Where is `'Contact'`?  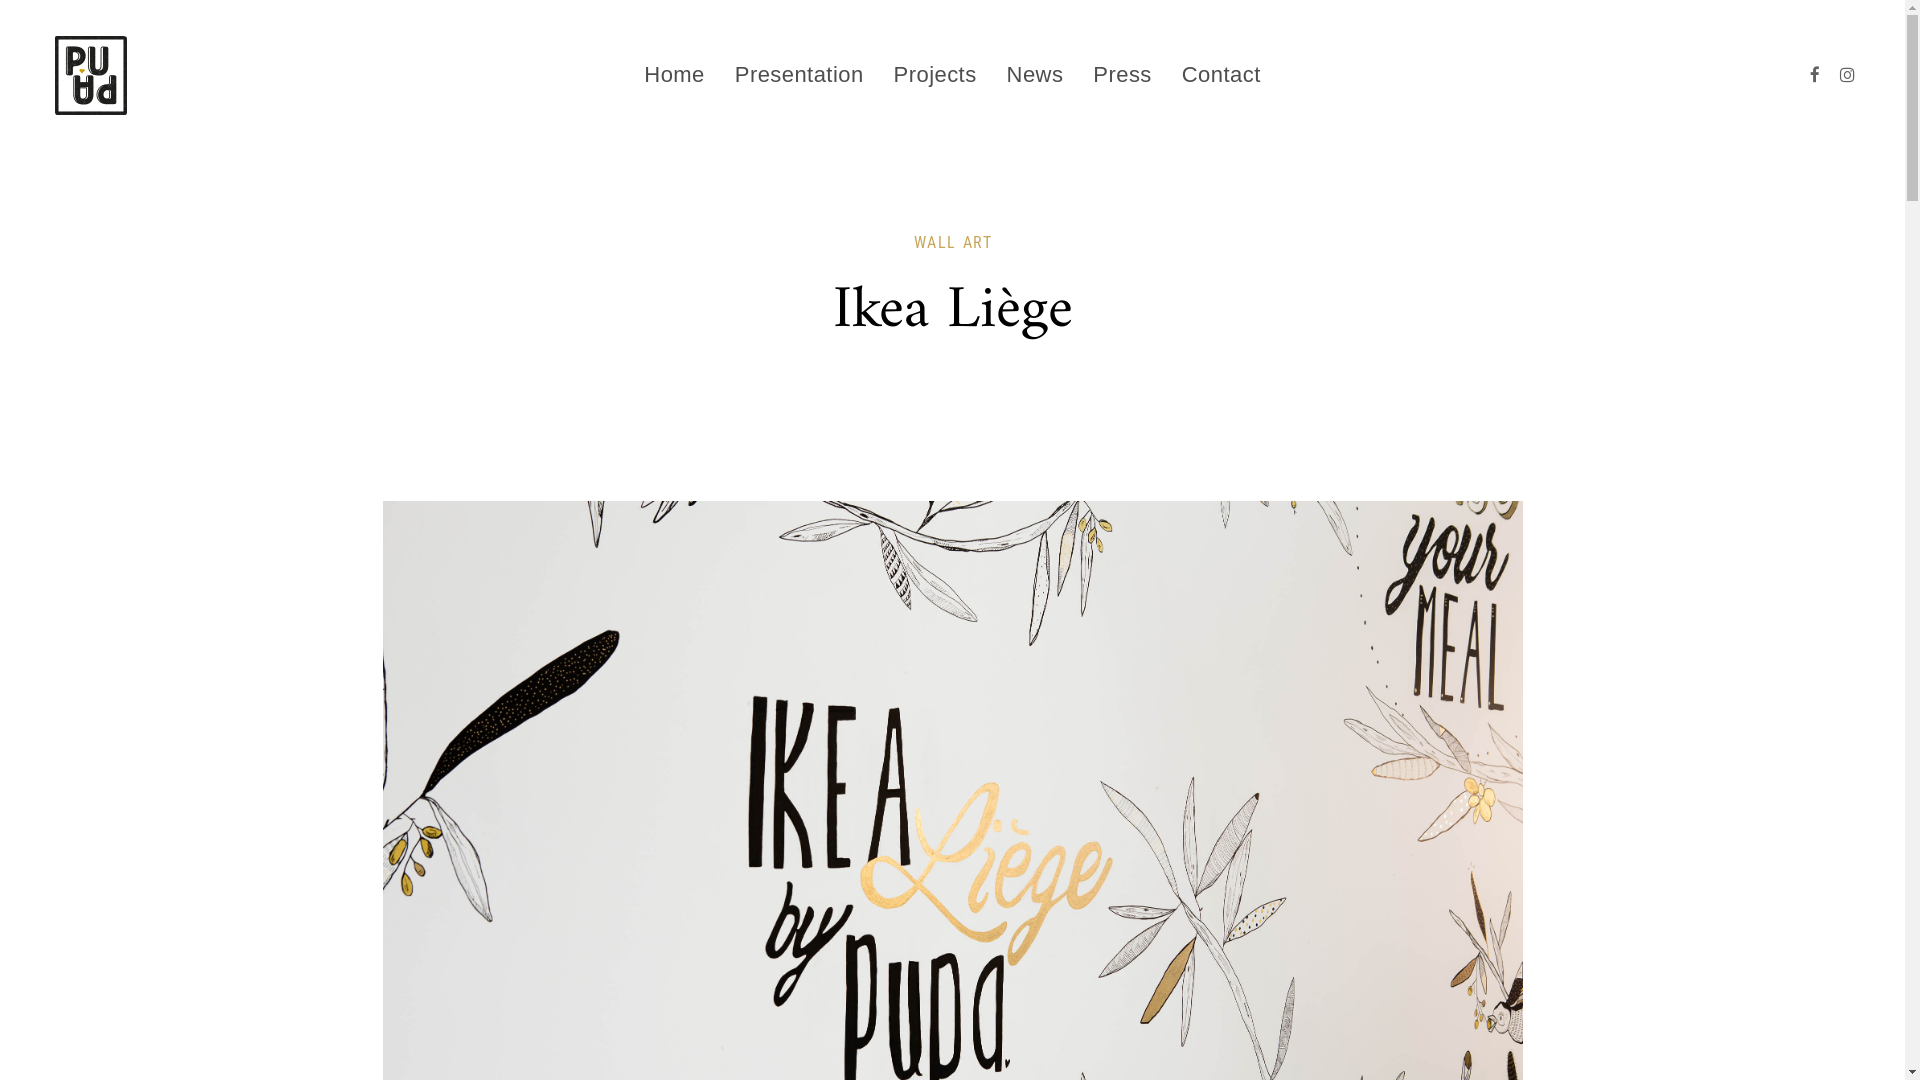 'Contact' is located at coordinates (1220, 73).